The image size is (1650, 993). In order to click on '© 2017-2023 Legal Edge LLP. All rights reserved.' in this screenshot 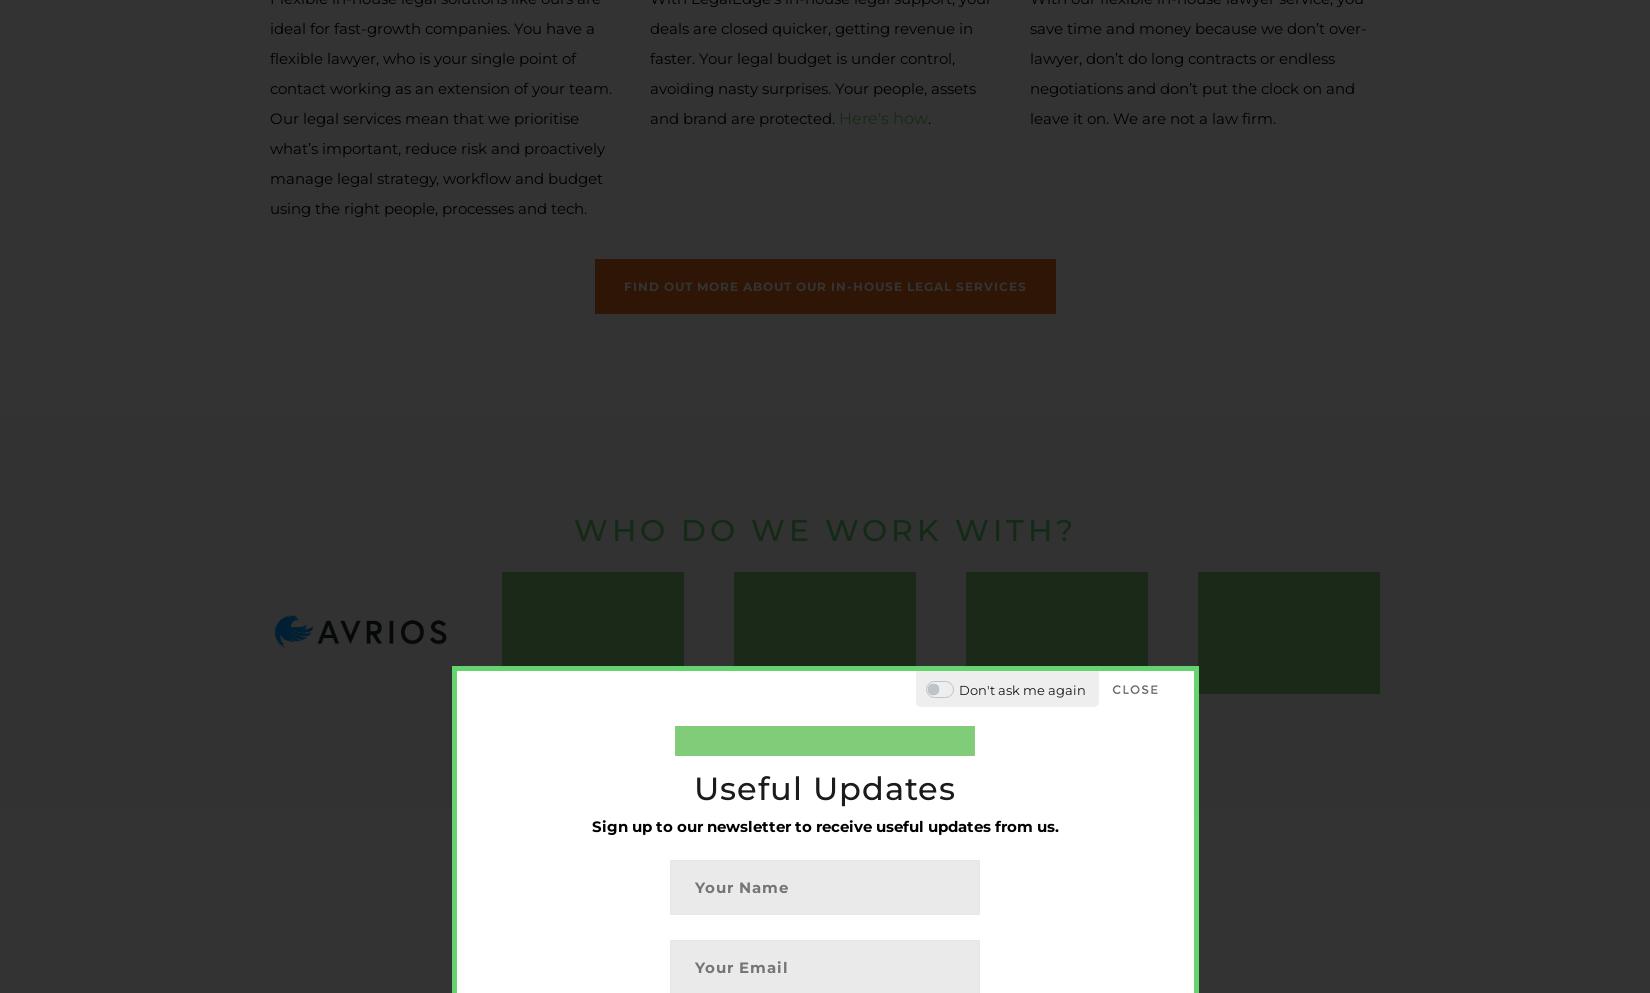, I will do `click(431, 948)`.